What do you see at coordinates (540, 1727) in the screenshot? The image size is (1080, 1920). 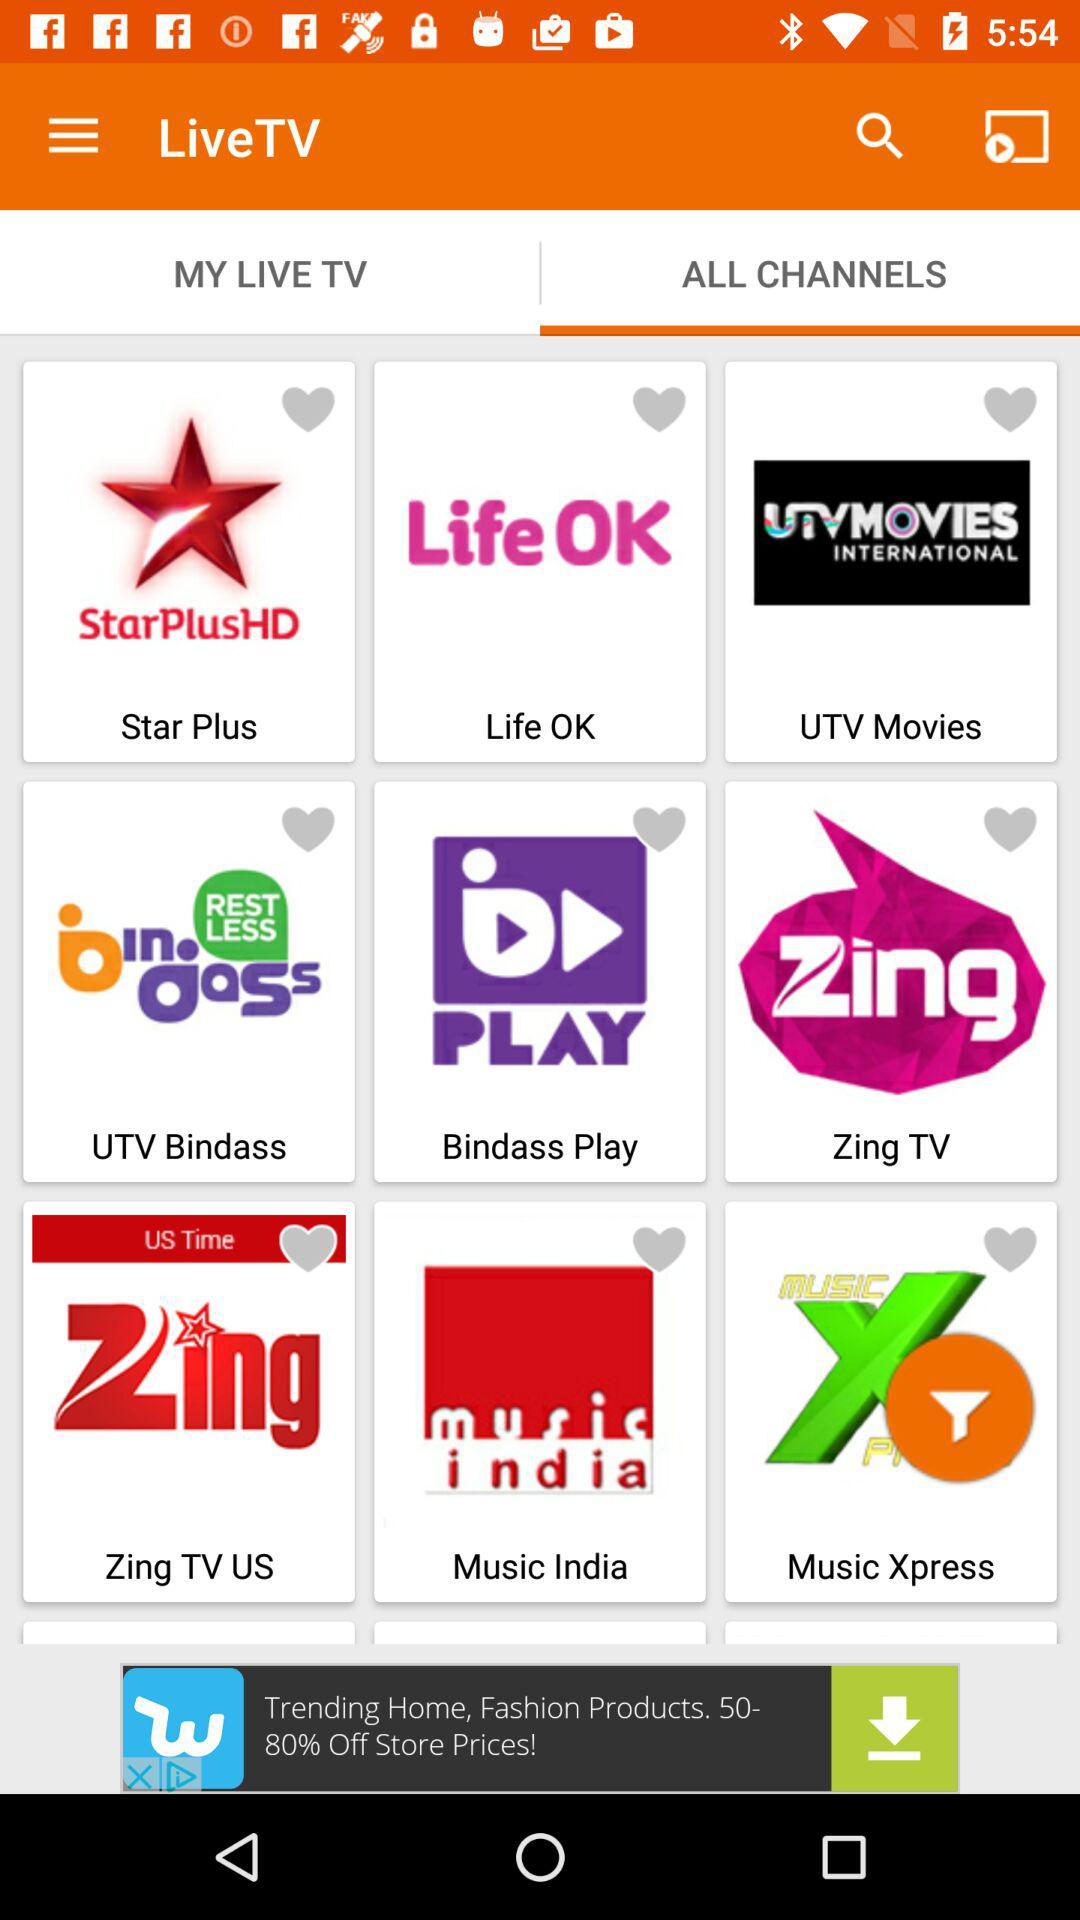 I see `advertisement` at bounding box center [540, 1727].